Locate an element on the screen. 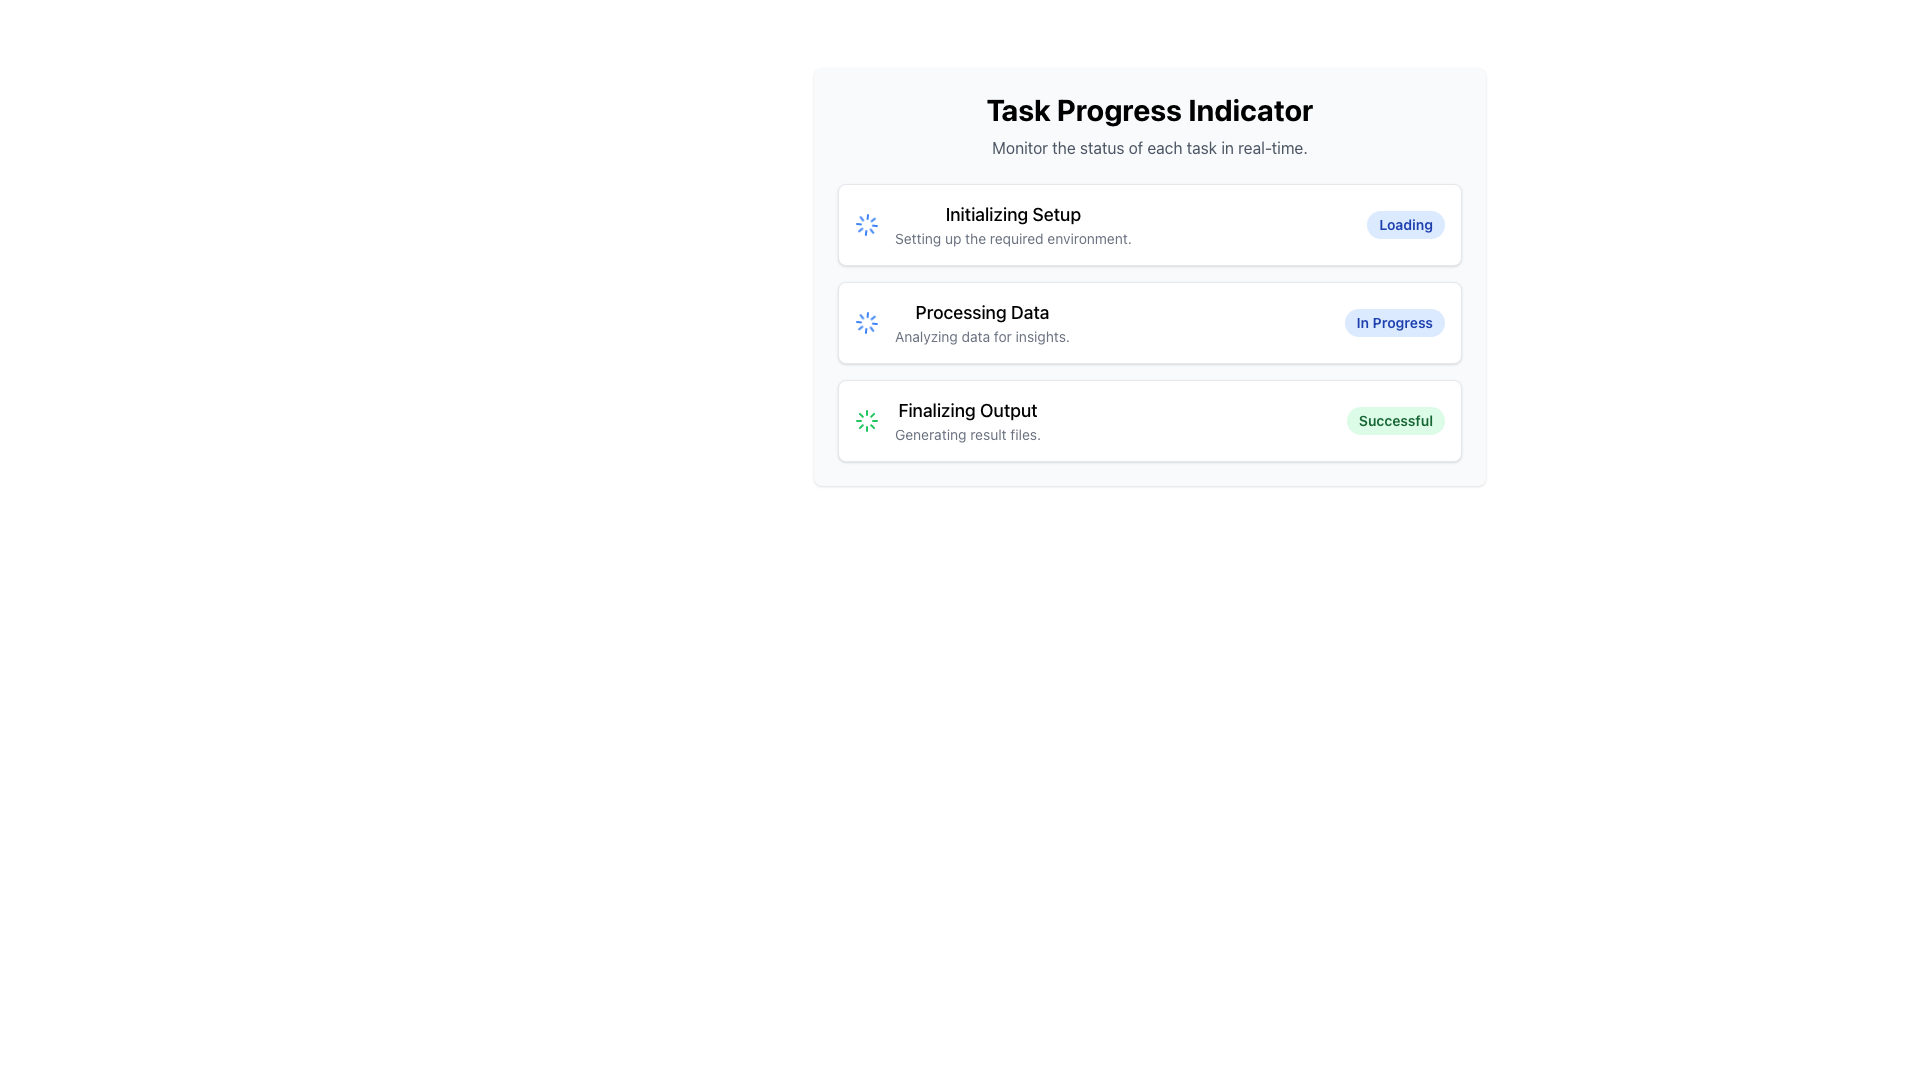 Image resolution: width=1920 pixels, height=1080 pixels. the text label that provides information about the task 'Initializing Setup', which is positioned immediately below the same-named text in the first task section of the list of tasks is located at coordinates (1013, 238).